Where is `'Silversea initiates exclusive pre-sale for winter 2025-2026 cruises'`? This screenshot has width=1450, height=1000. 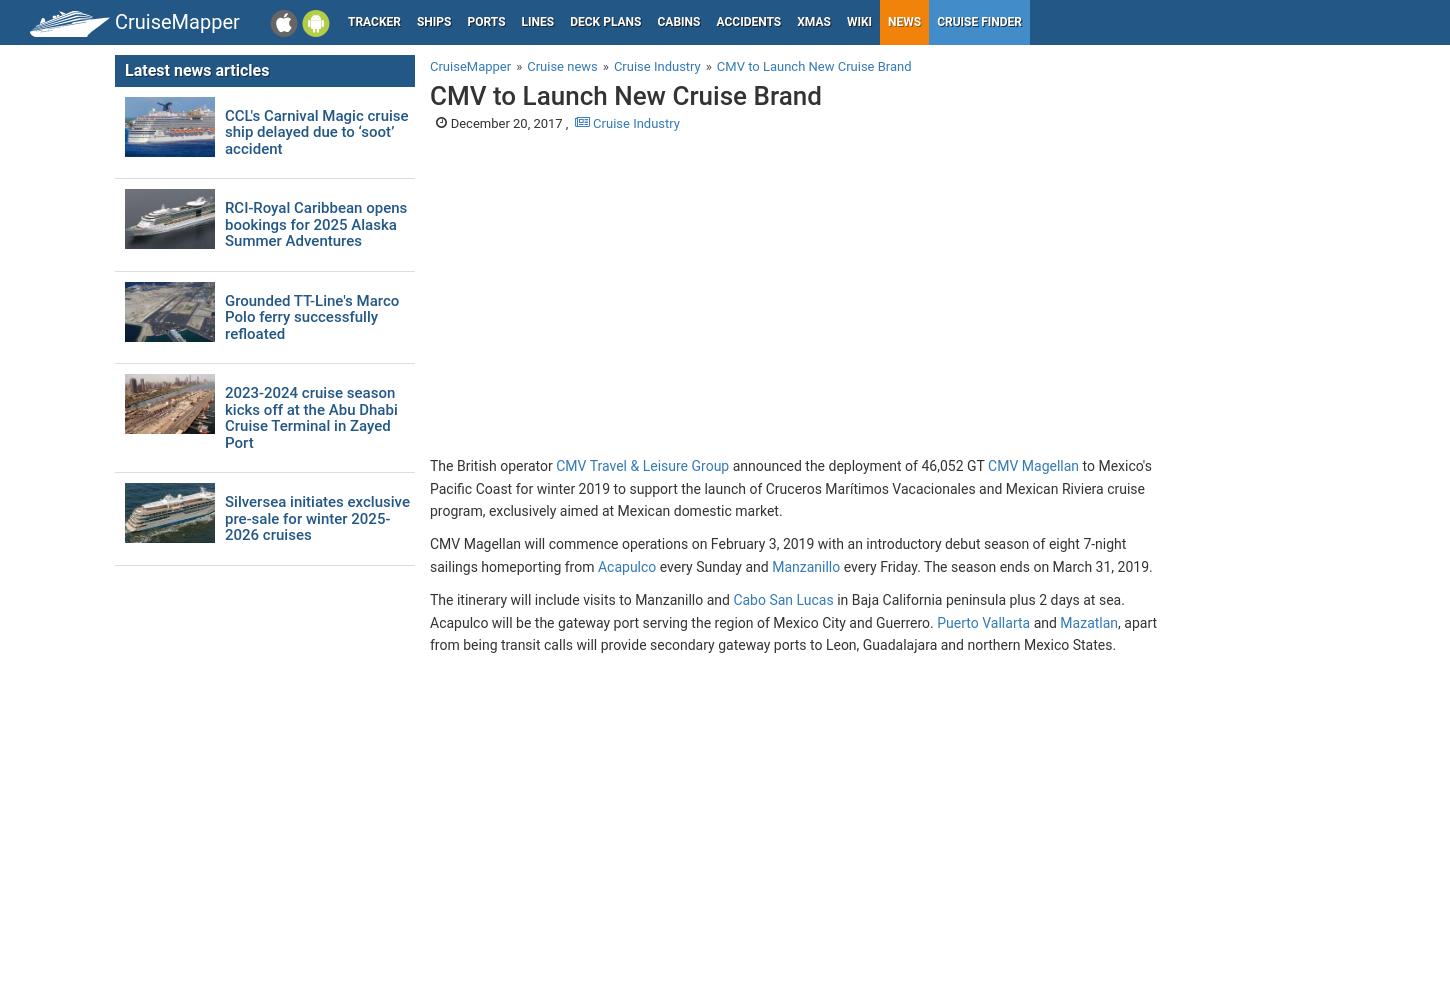
'Silversea initiates exclusive pre-sale for winter 2025-2026 cruises' is located at coordinates (317, 518).